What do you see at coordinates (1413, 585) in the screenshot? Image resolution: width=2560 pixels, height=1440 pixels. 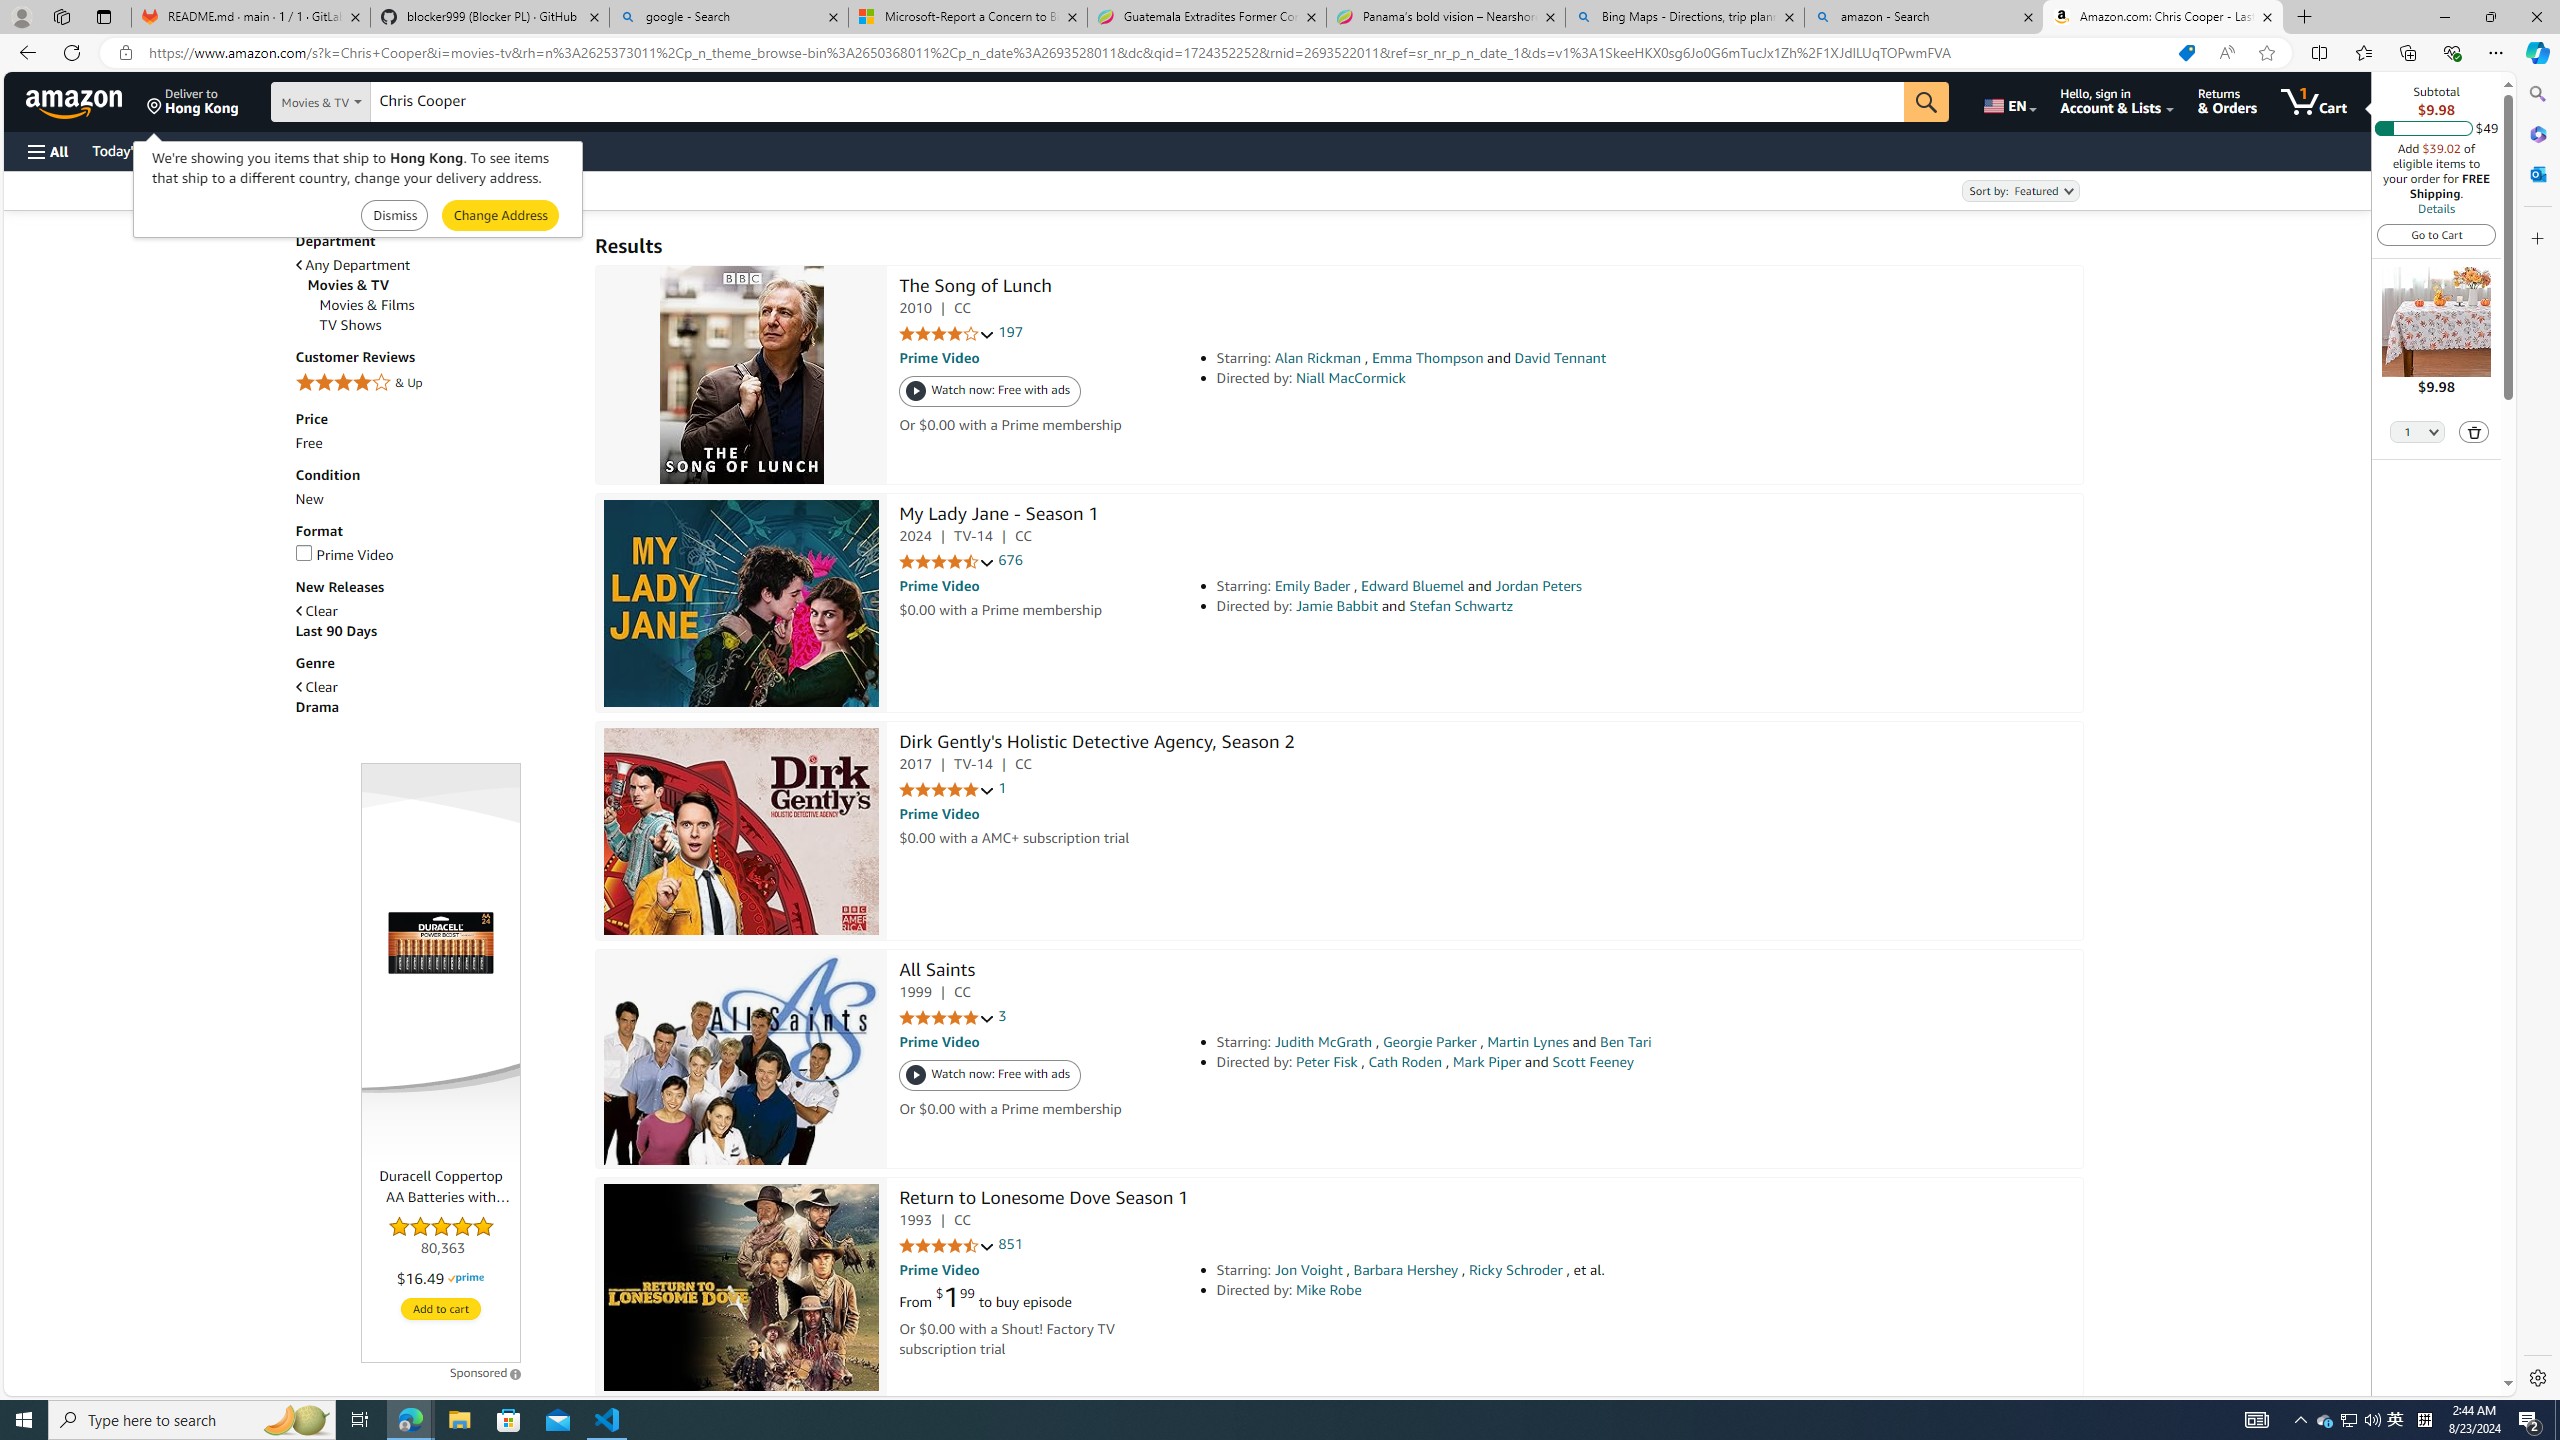 I see `'Edward Bluemel'` at bounding box center [1413, 585].